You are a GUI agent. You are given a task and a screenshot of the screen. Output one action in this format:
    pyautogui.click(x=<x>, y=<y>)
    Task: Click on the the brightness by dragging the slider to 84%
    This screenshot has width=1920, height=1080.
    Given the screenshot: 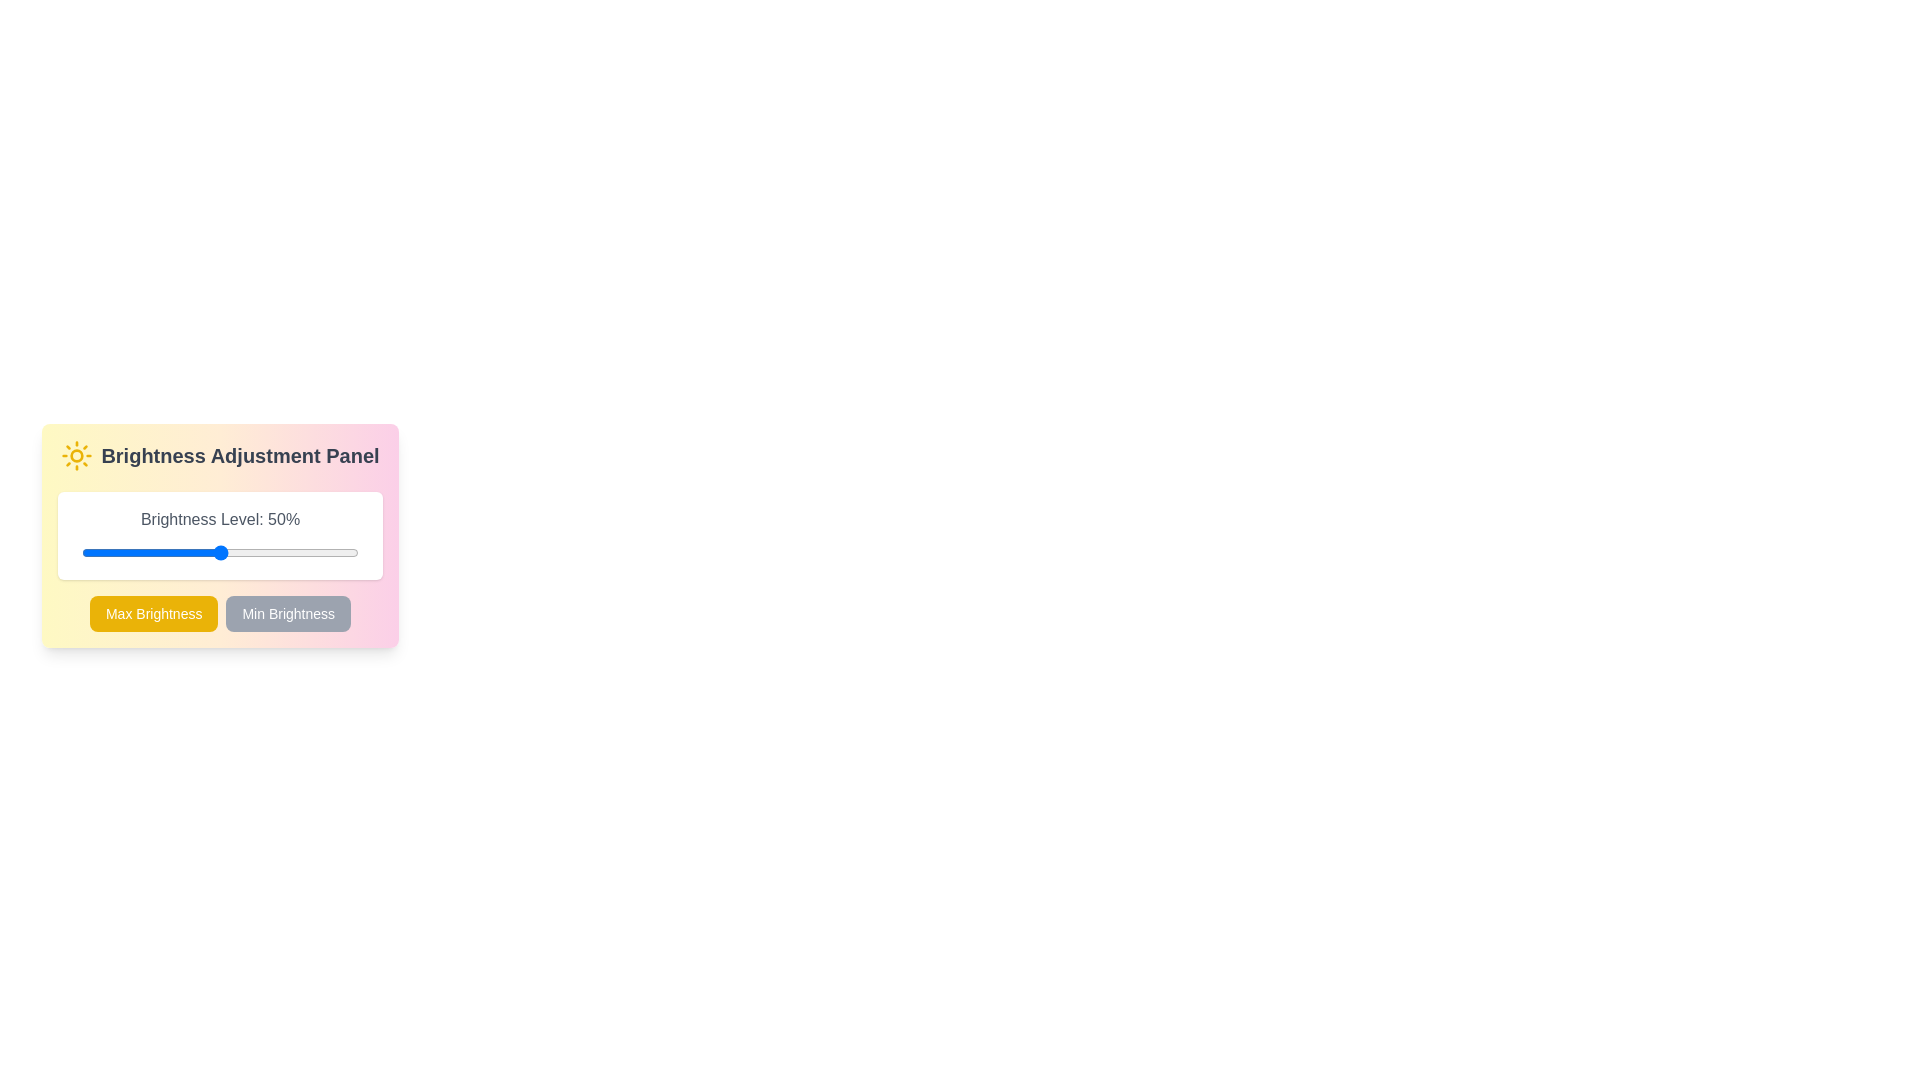 What is the action you would take?
    pyautogui.click(x=313, y=552)
    